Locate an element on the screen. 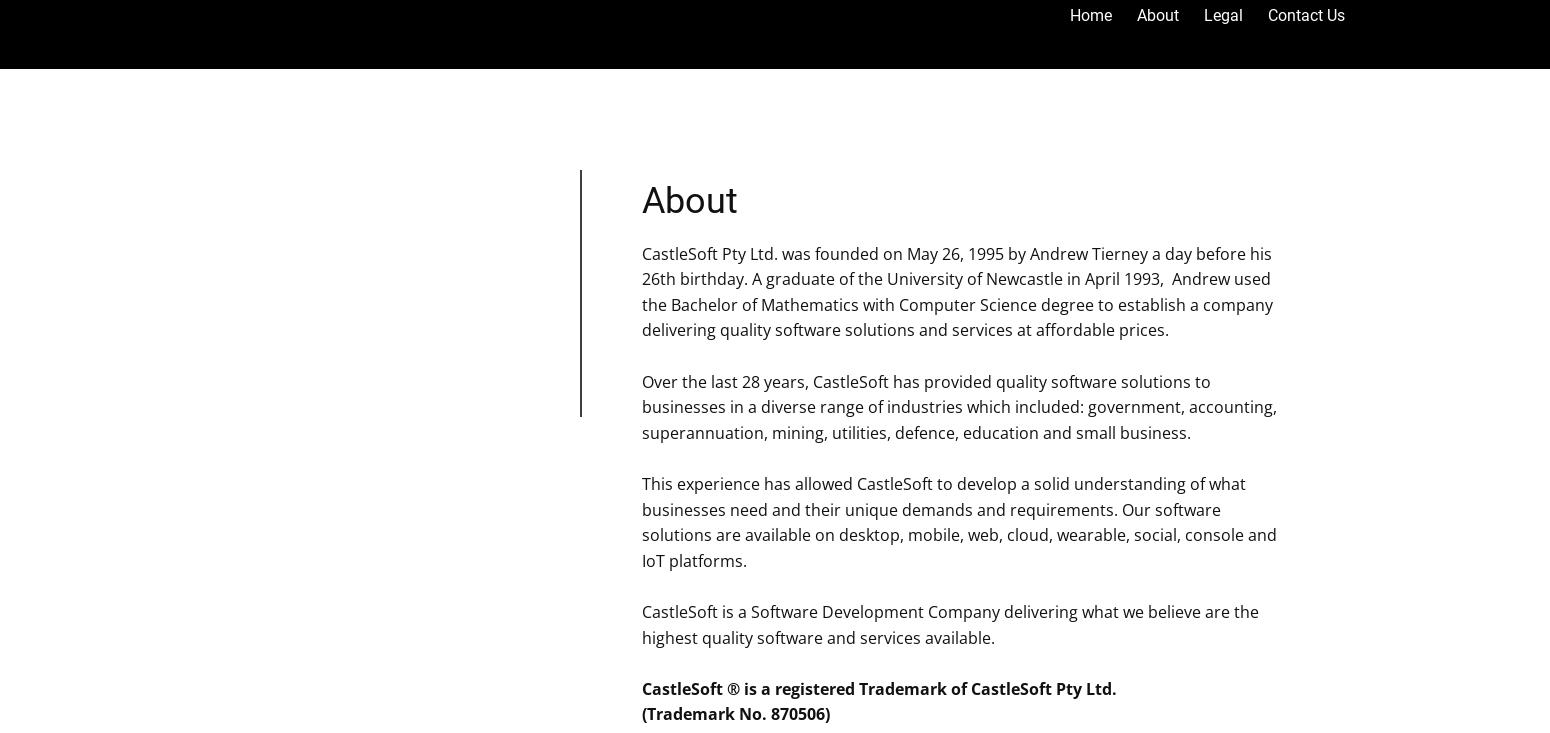  'CastleSoft AI' is located at coordinates (1156, 85).